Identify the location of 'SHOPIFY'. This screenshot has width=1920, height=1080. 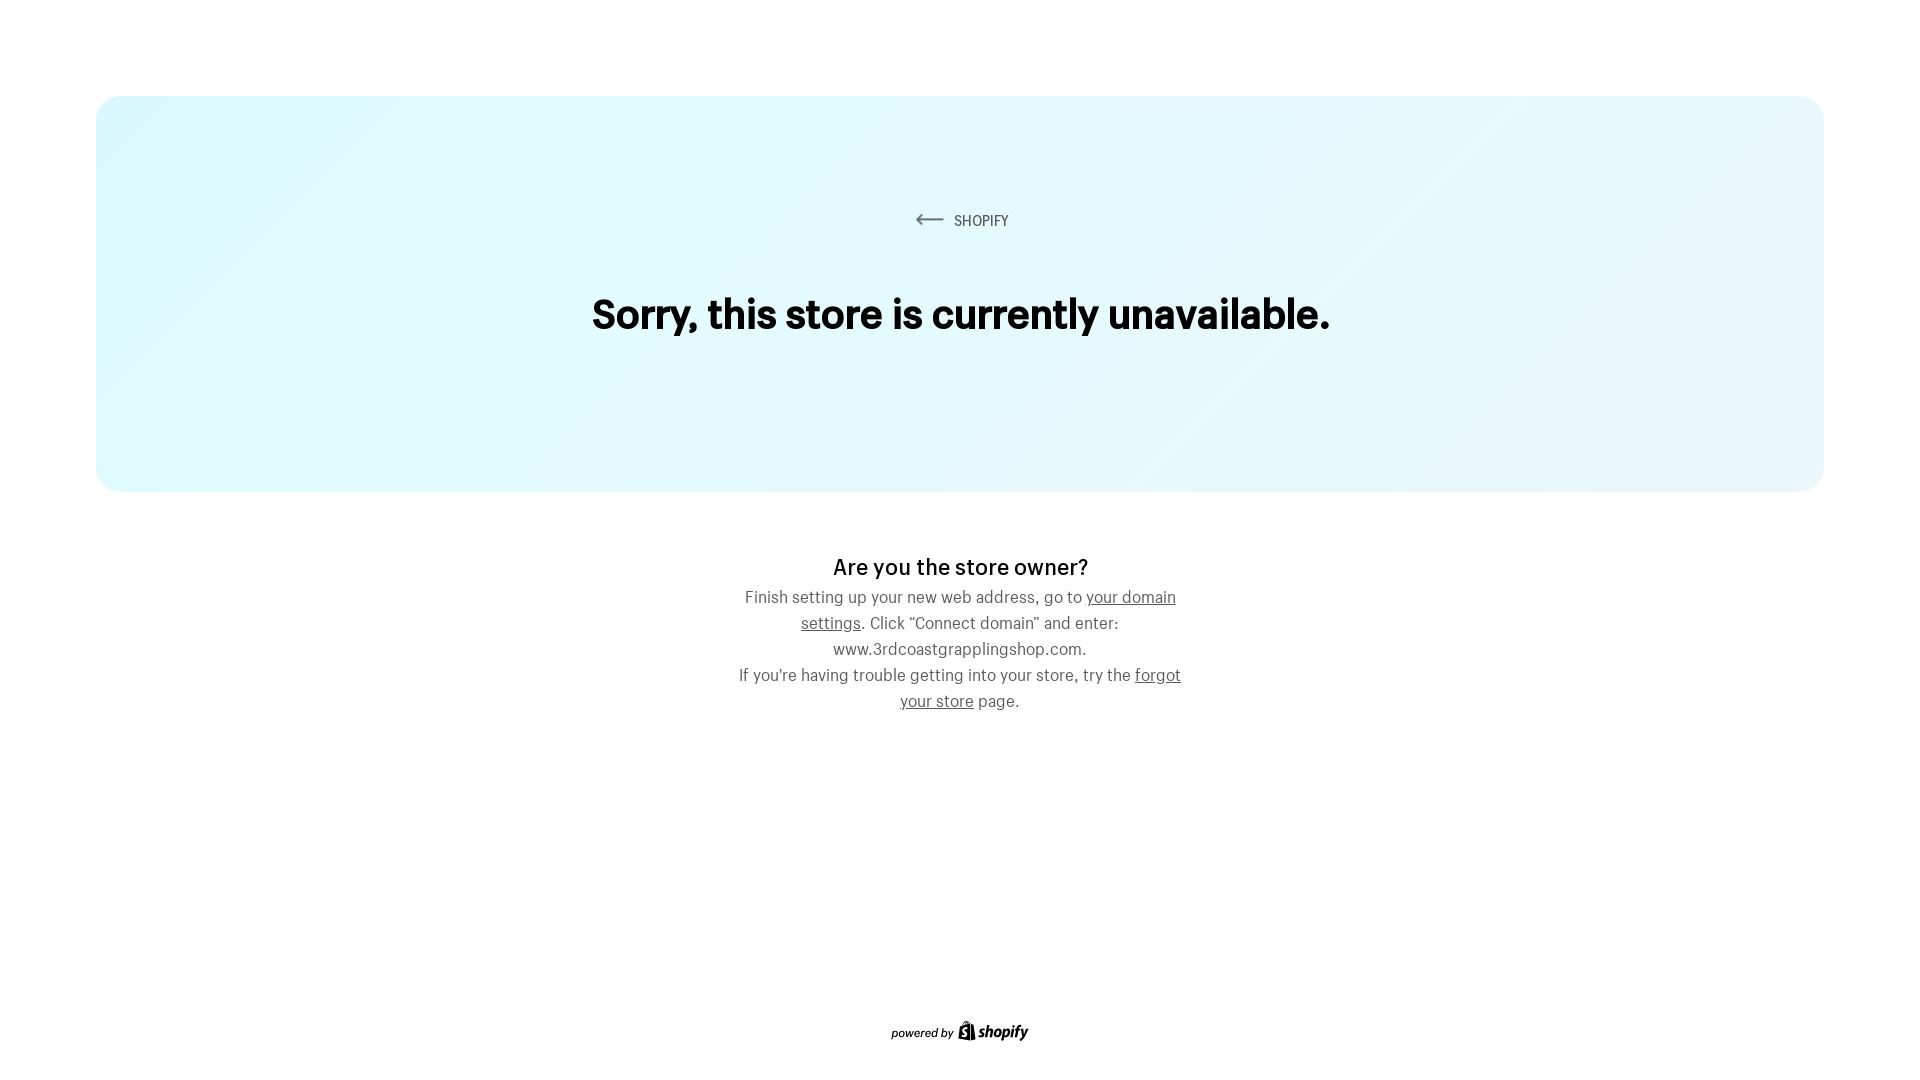
(960, 220).